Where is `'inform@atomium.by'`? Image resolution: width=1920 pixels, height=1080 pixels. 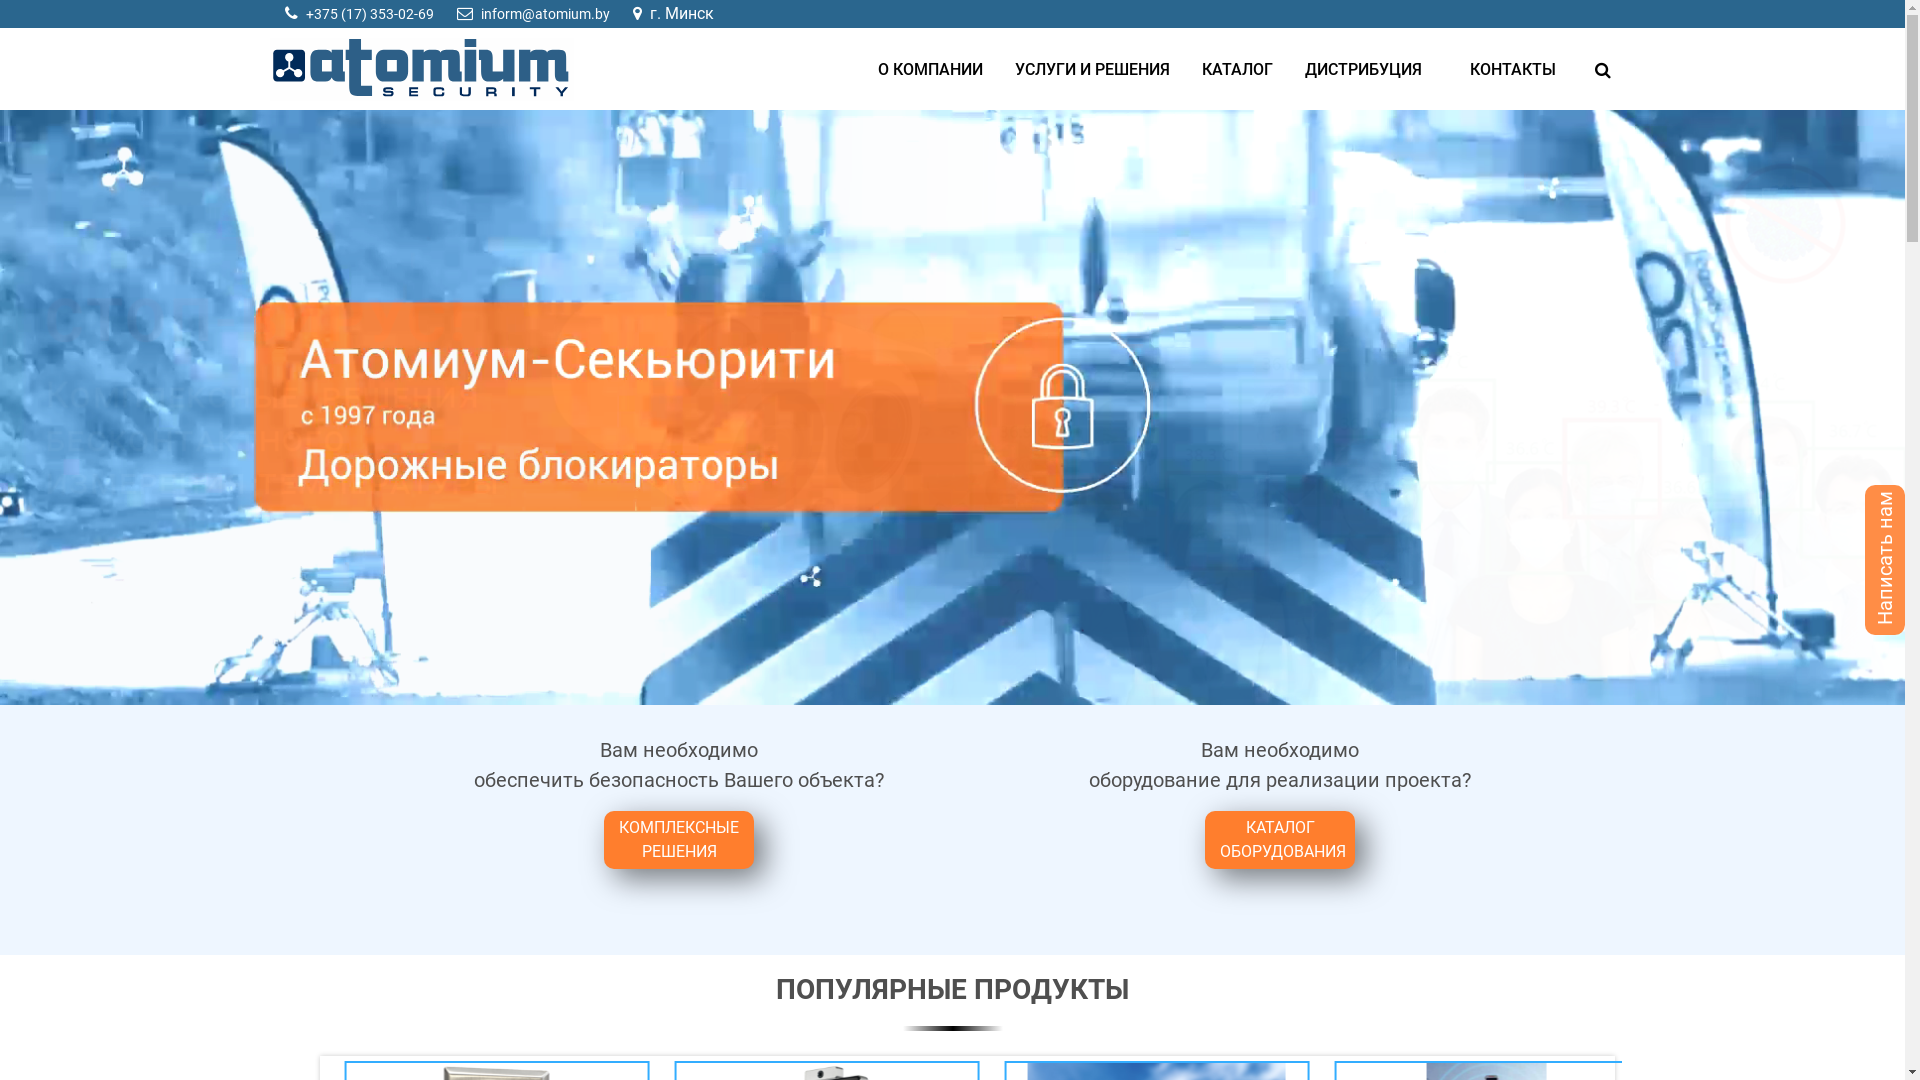 'inform@atomium.by' is located at coordinates (544, 14).